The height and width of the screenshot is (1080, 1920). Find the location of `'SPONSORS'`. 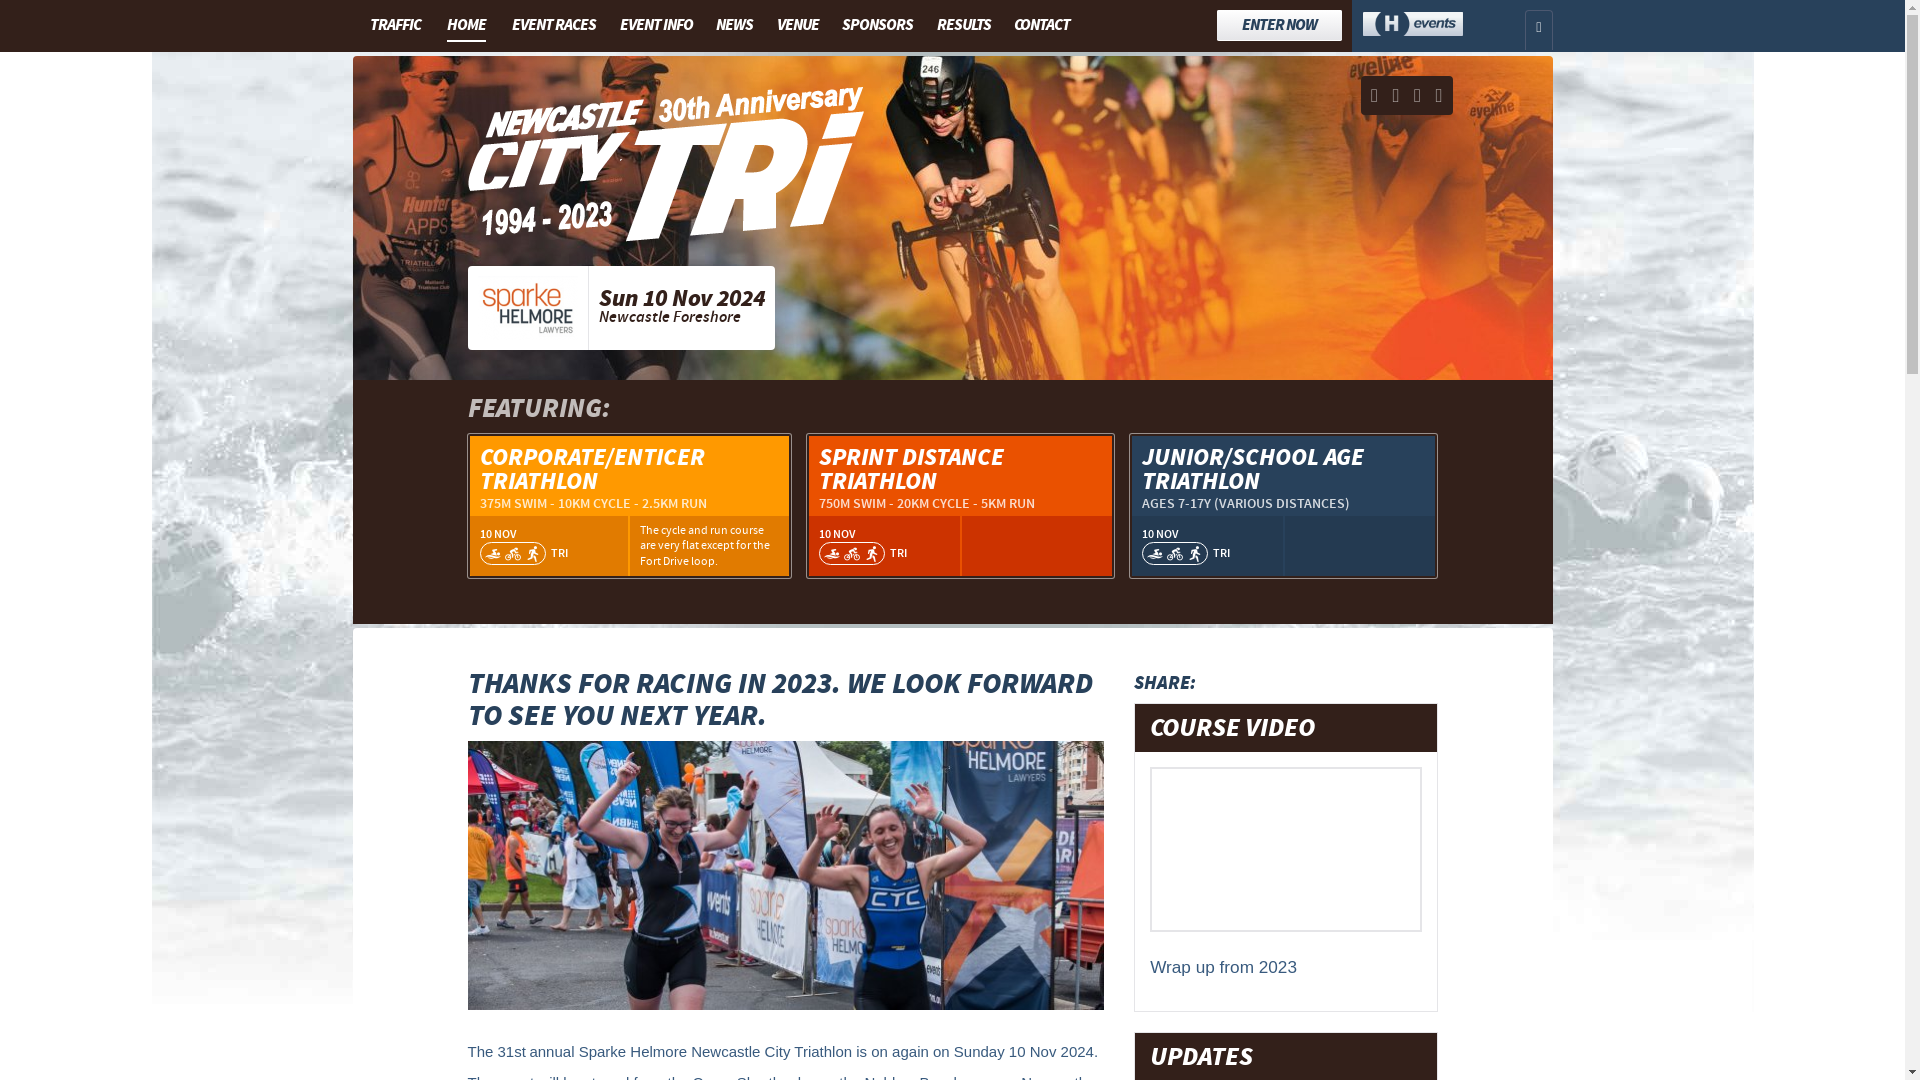

'SPONSORS' is located at coordinates (877, 24).